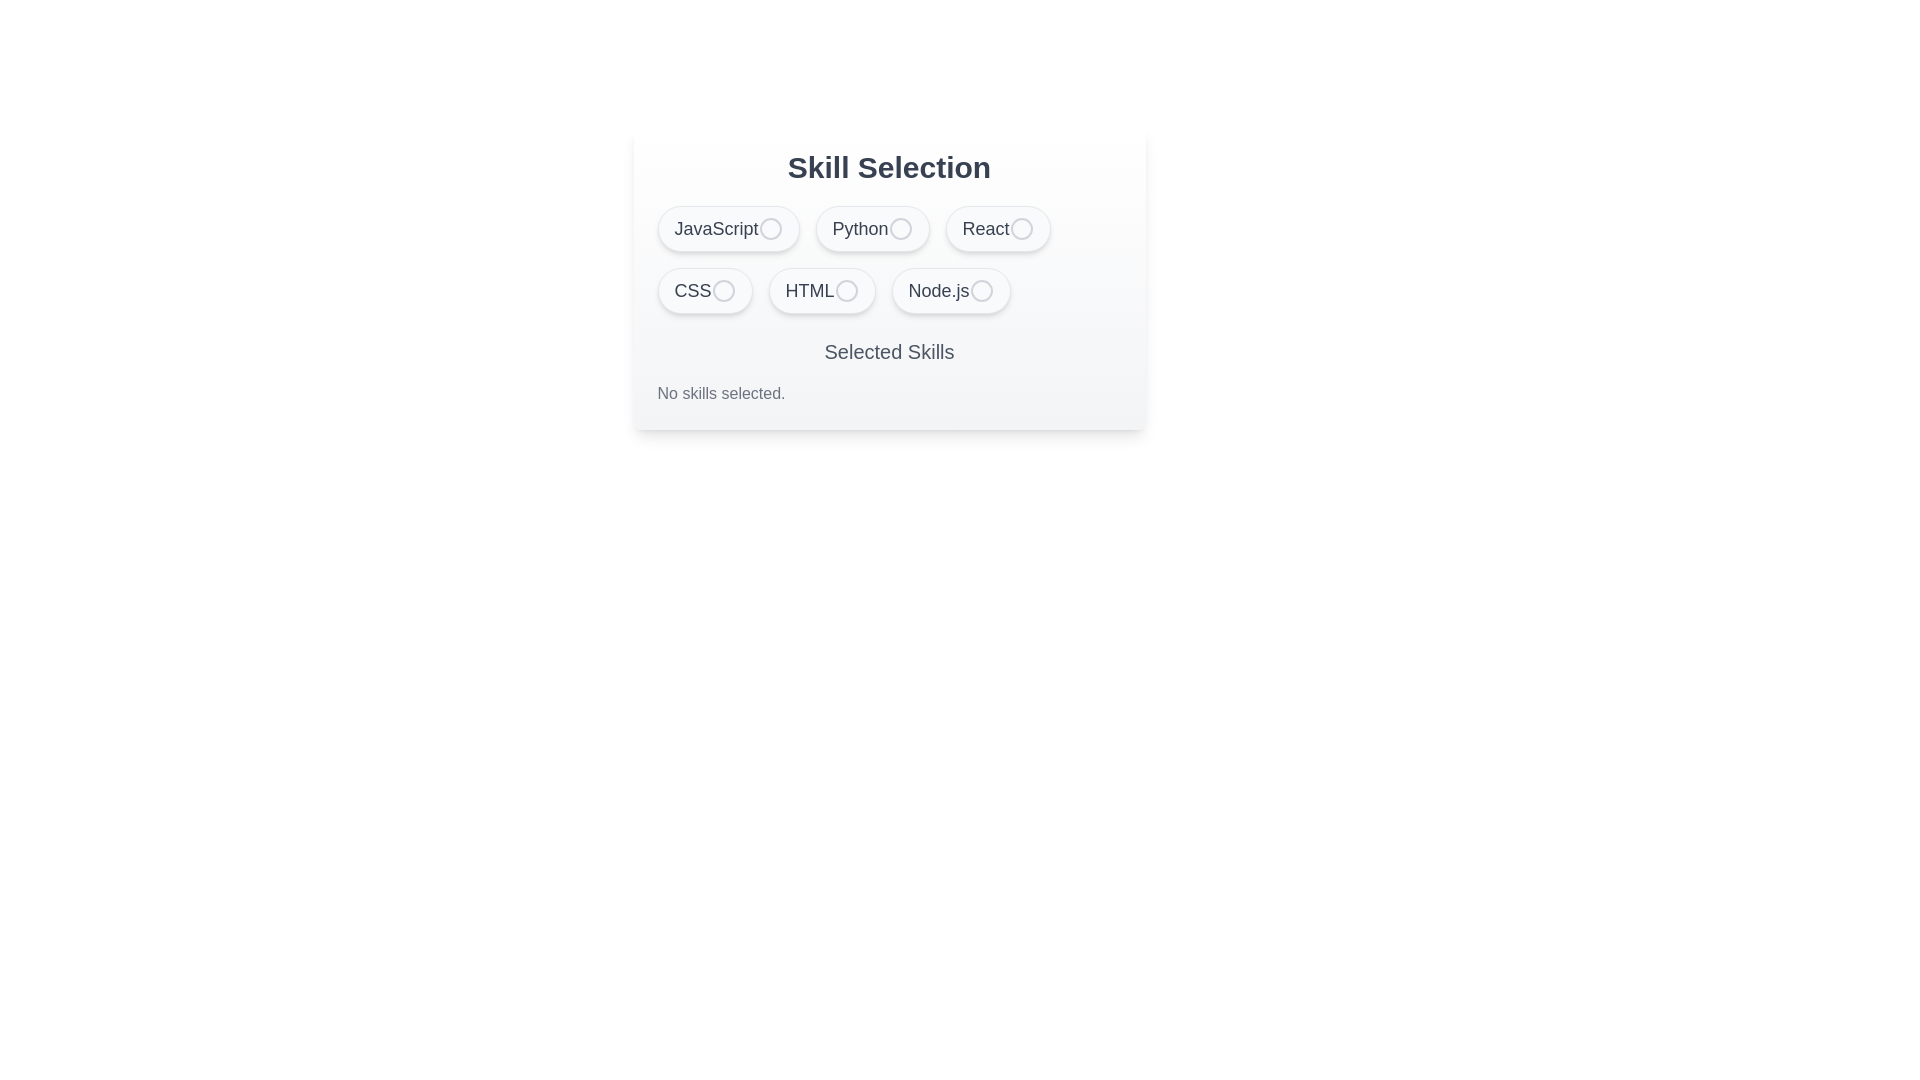 Image resolution: width=1920 pixels, height=1080 pixels. I want to click on the unselected radio button indicator for 'JavaScript' skill selection, so click(769, 227).